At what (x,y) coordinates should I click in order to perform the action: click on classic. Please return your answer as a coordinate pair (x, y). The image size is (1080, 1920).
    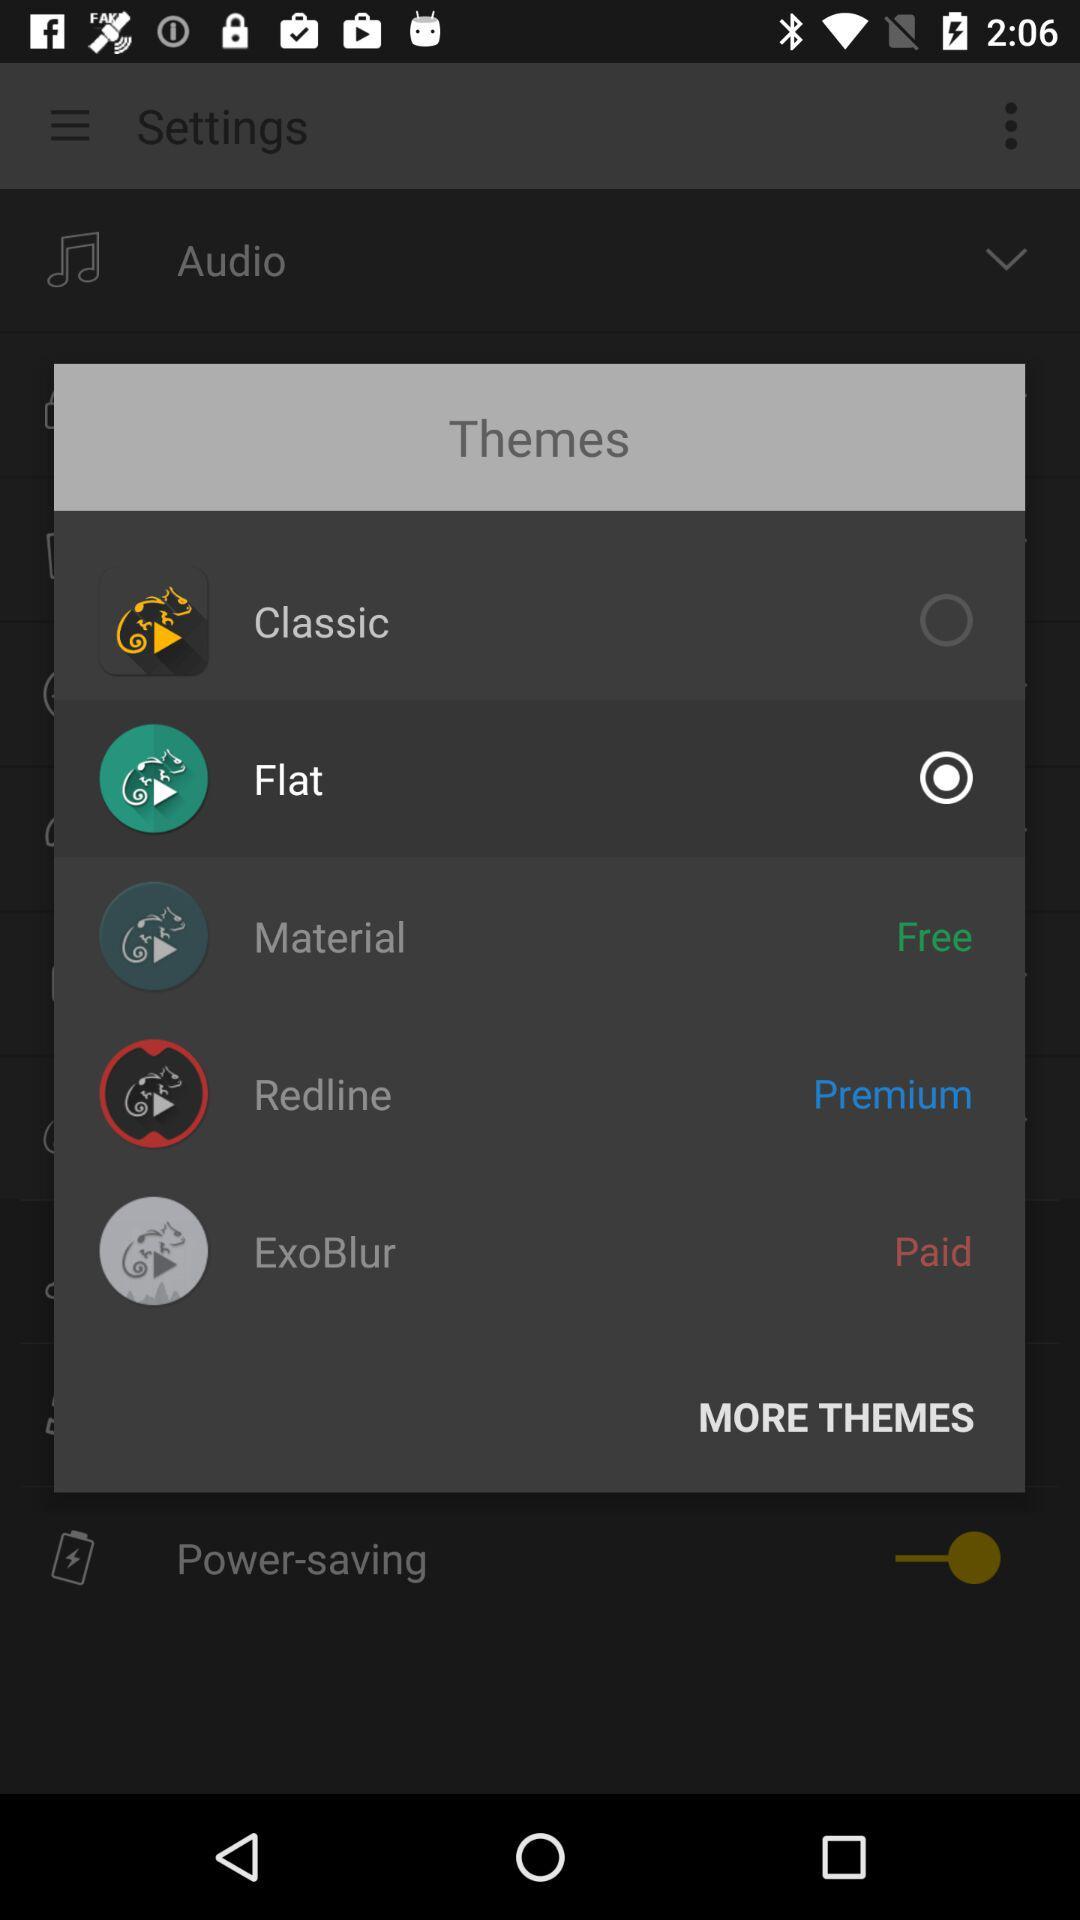
    Looking at the image, I should click on (320, 619).